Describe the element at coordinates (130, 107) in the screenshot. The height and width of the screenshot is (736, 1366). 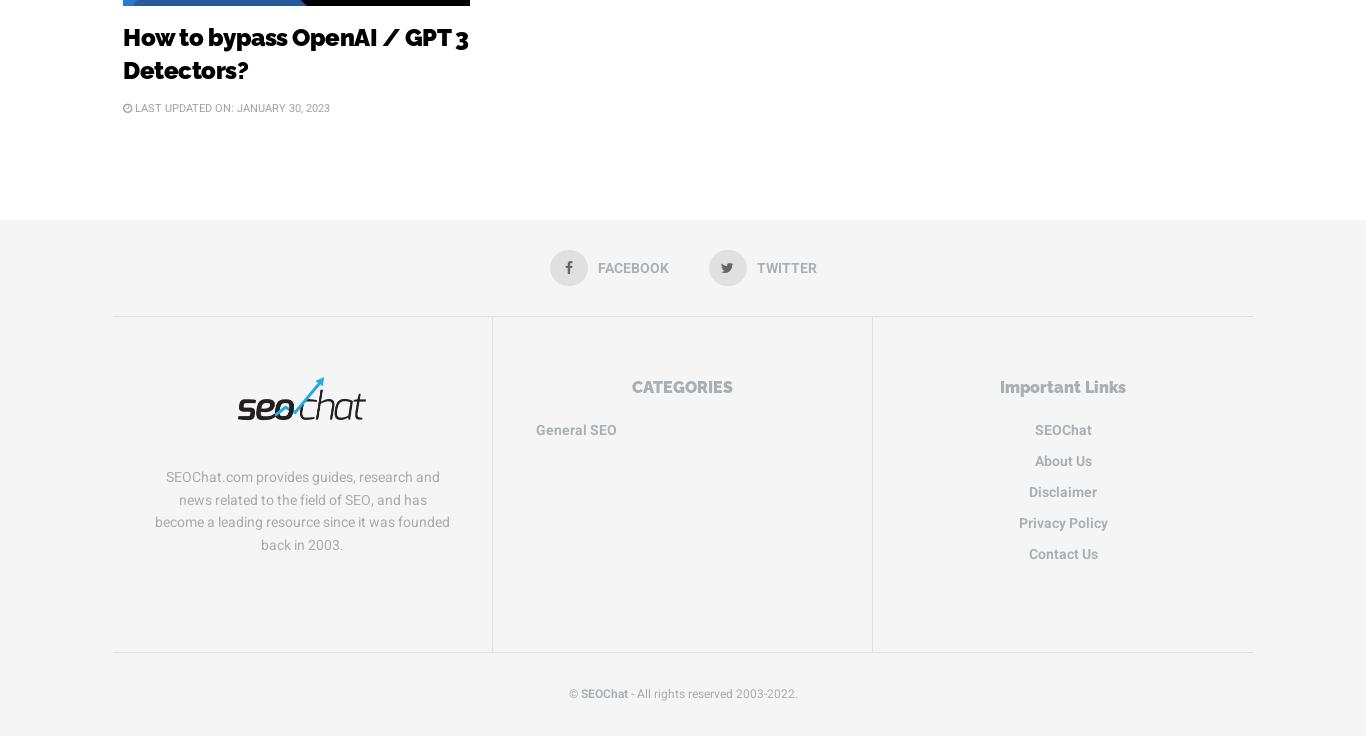
I see `'Last Updated On: January 30, 2023'` at that location.